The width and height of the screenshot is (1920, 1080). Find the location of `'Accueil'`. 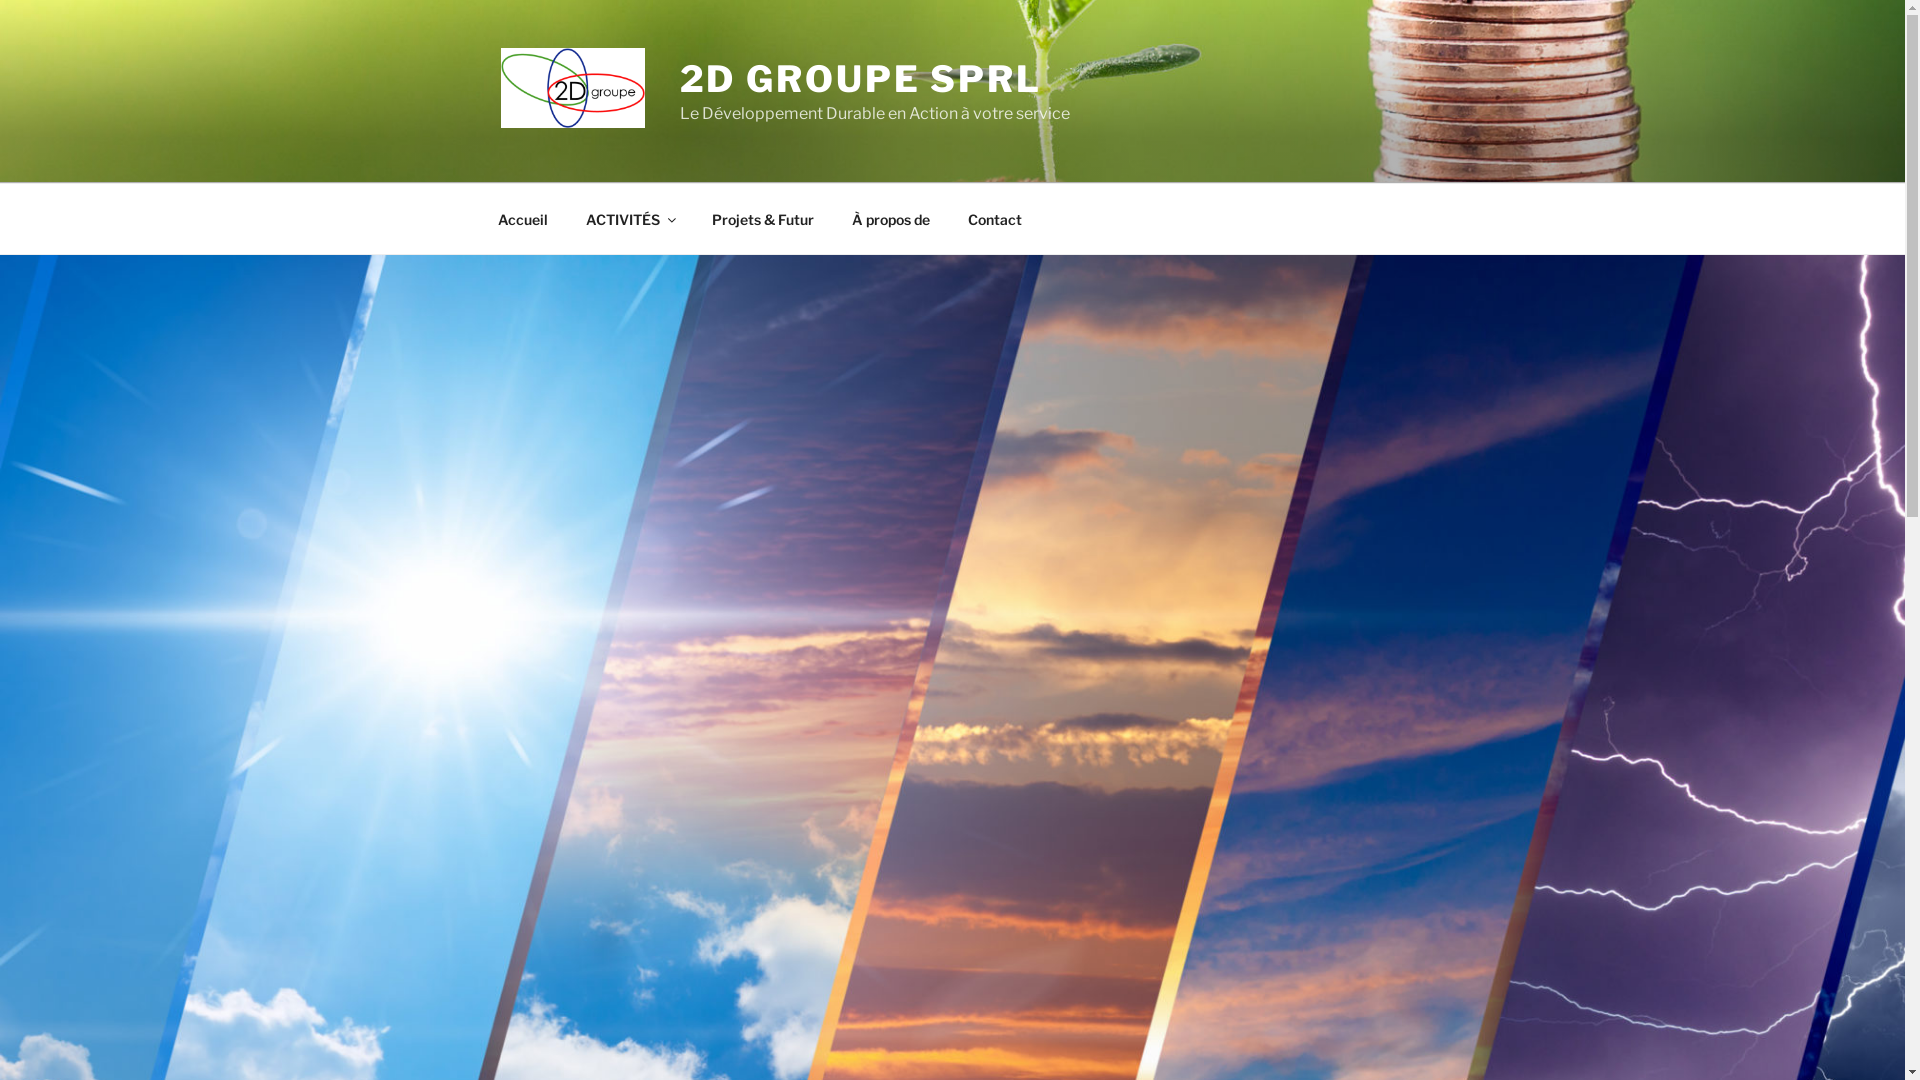

'Accueil' is located at coordinates (522, 218).